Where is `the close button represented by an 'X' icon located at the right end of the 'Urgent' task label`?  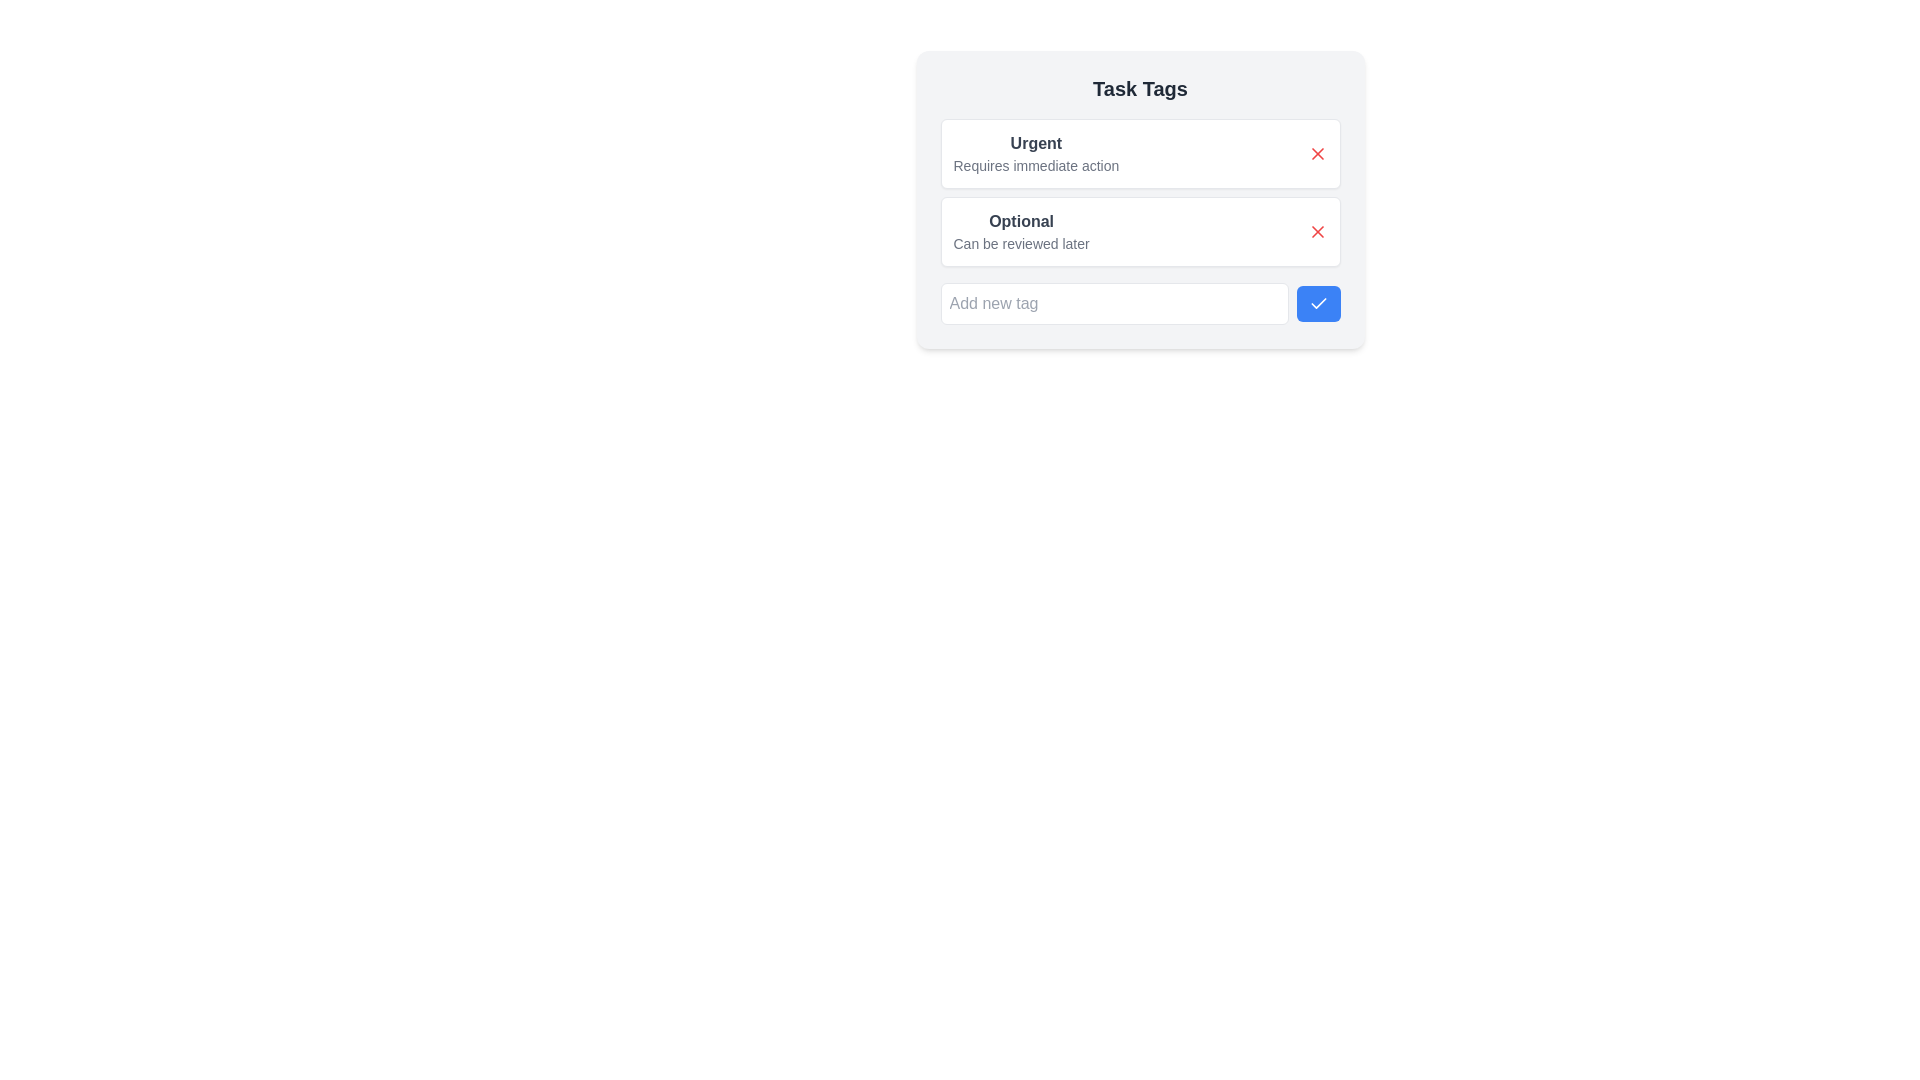 the close button represented by an 'X' icon located at the right end of the 'Urgent' task label is located at coordinates (1317, 153).